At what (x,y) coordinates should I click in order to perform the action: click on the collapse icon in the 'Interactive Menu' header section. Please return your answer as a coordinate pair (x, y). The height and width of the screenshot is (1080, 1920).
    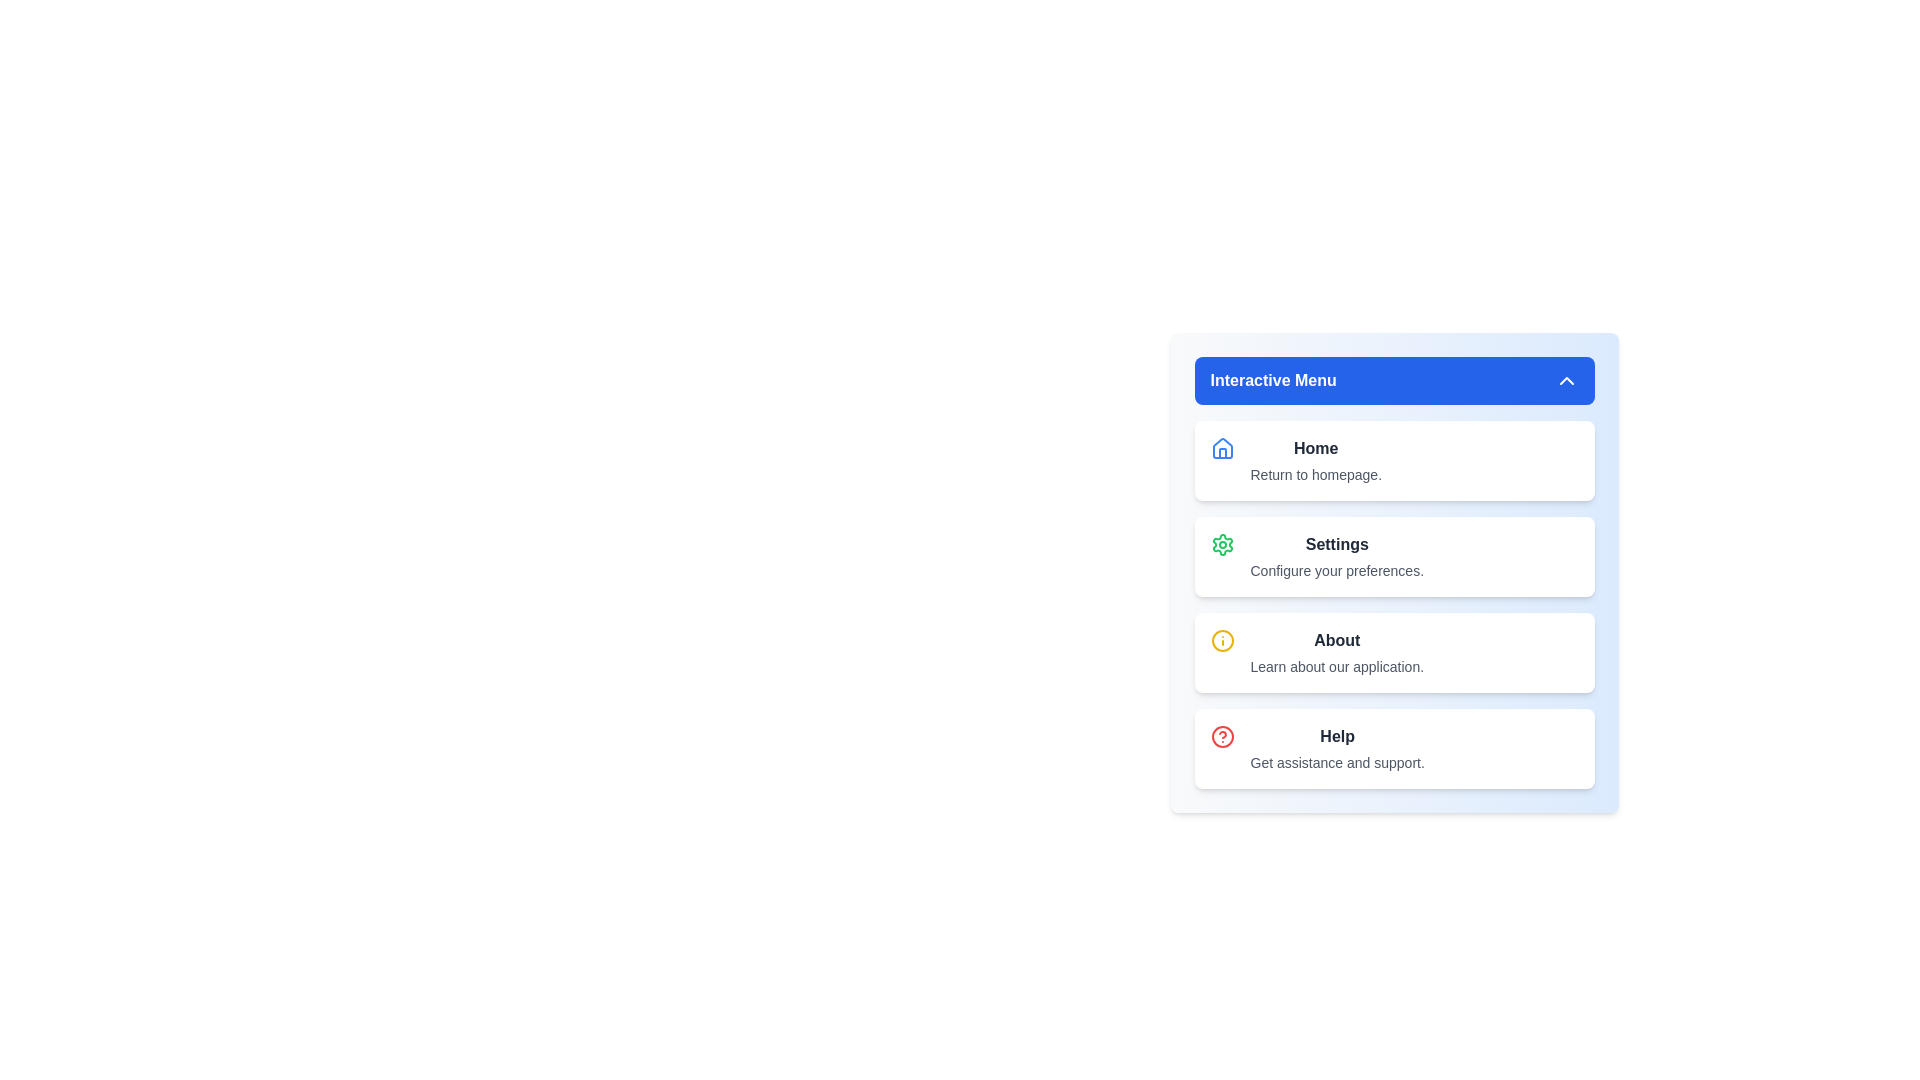
    Looking at the image, I should click on (1565, 381).